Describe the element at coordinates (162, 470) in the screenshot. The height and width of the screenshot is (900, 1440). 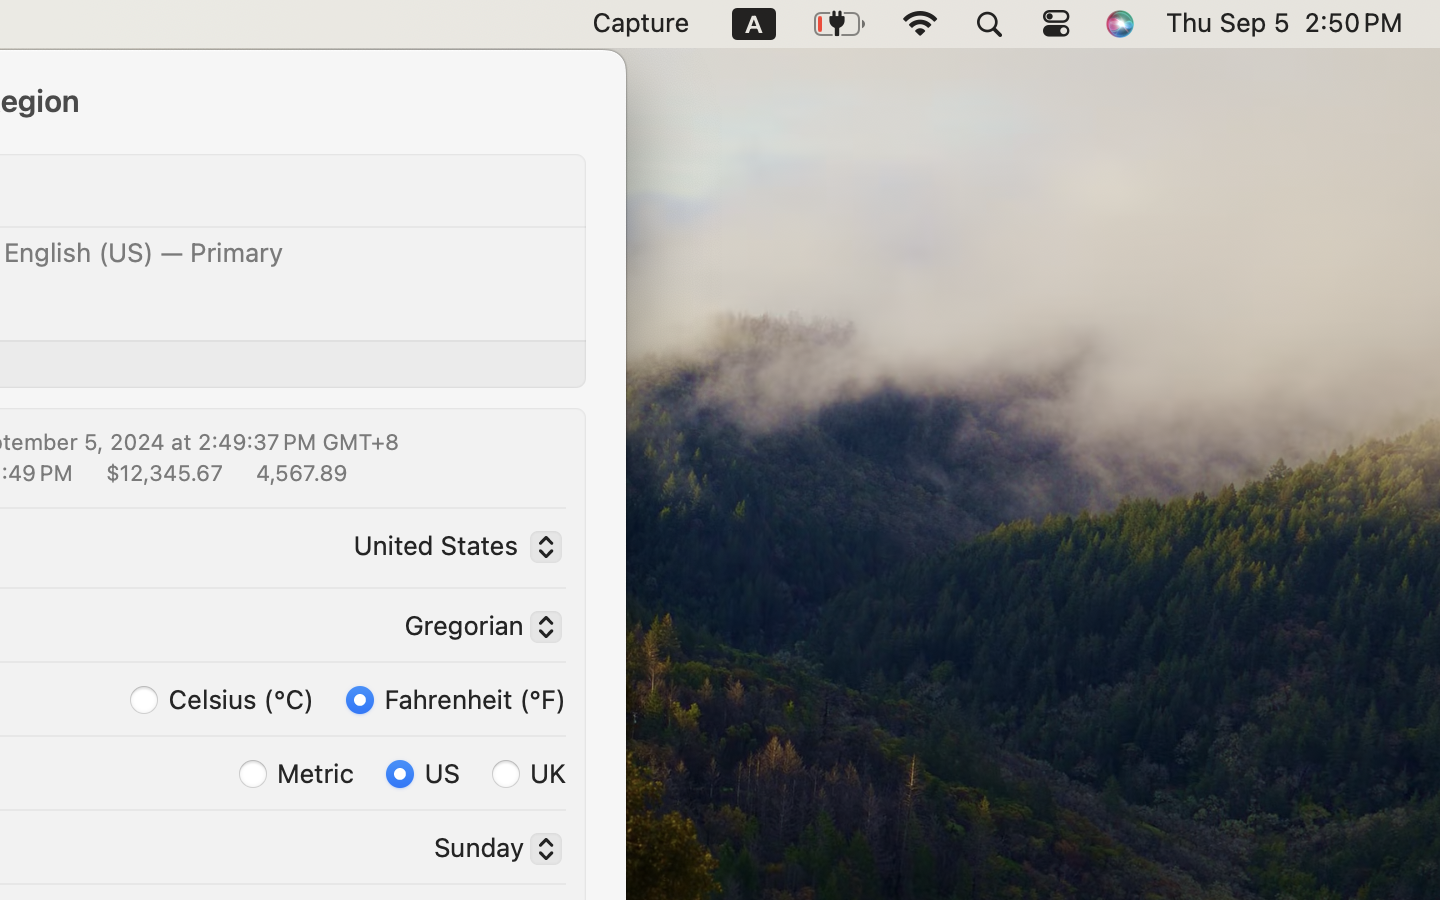
I see `'$12,345.67'` at that location.